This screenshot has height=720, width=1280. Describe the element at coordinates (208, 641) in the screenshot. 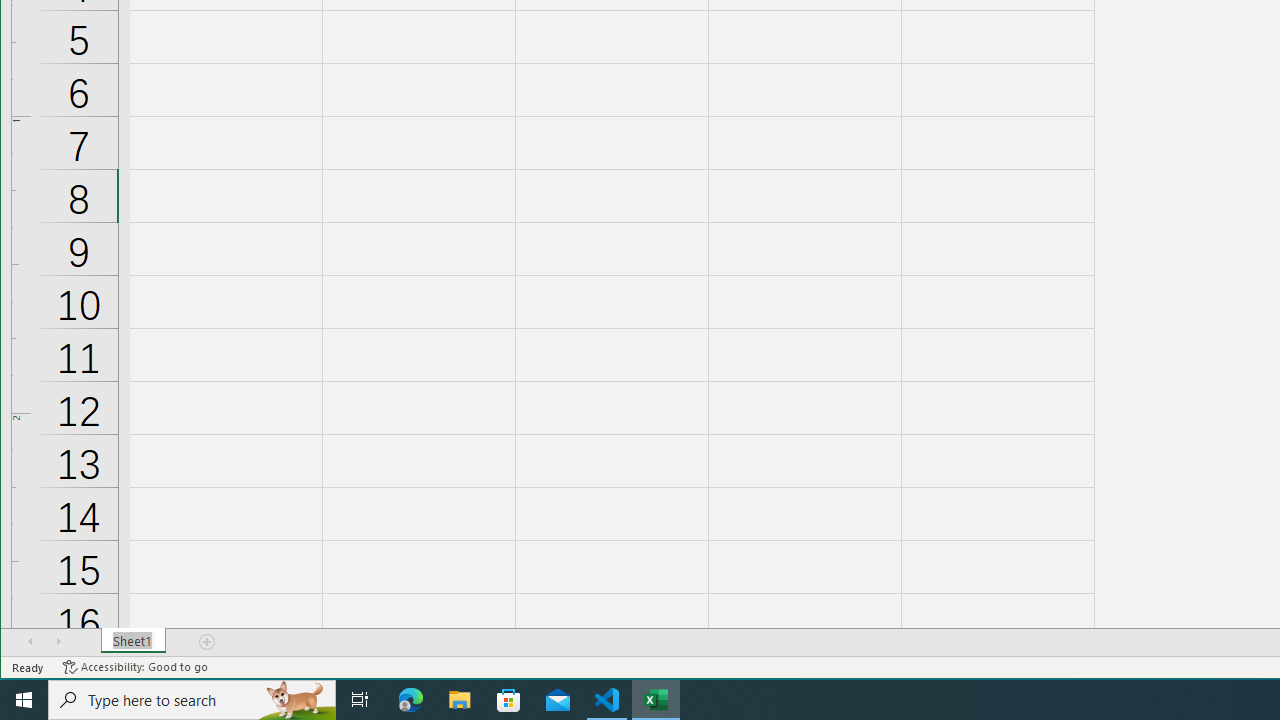

I see `'Add Sheet'` at that location.